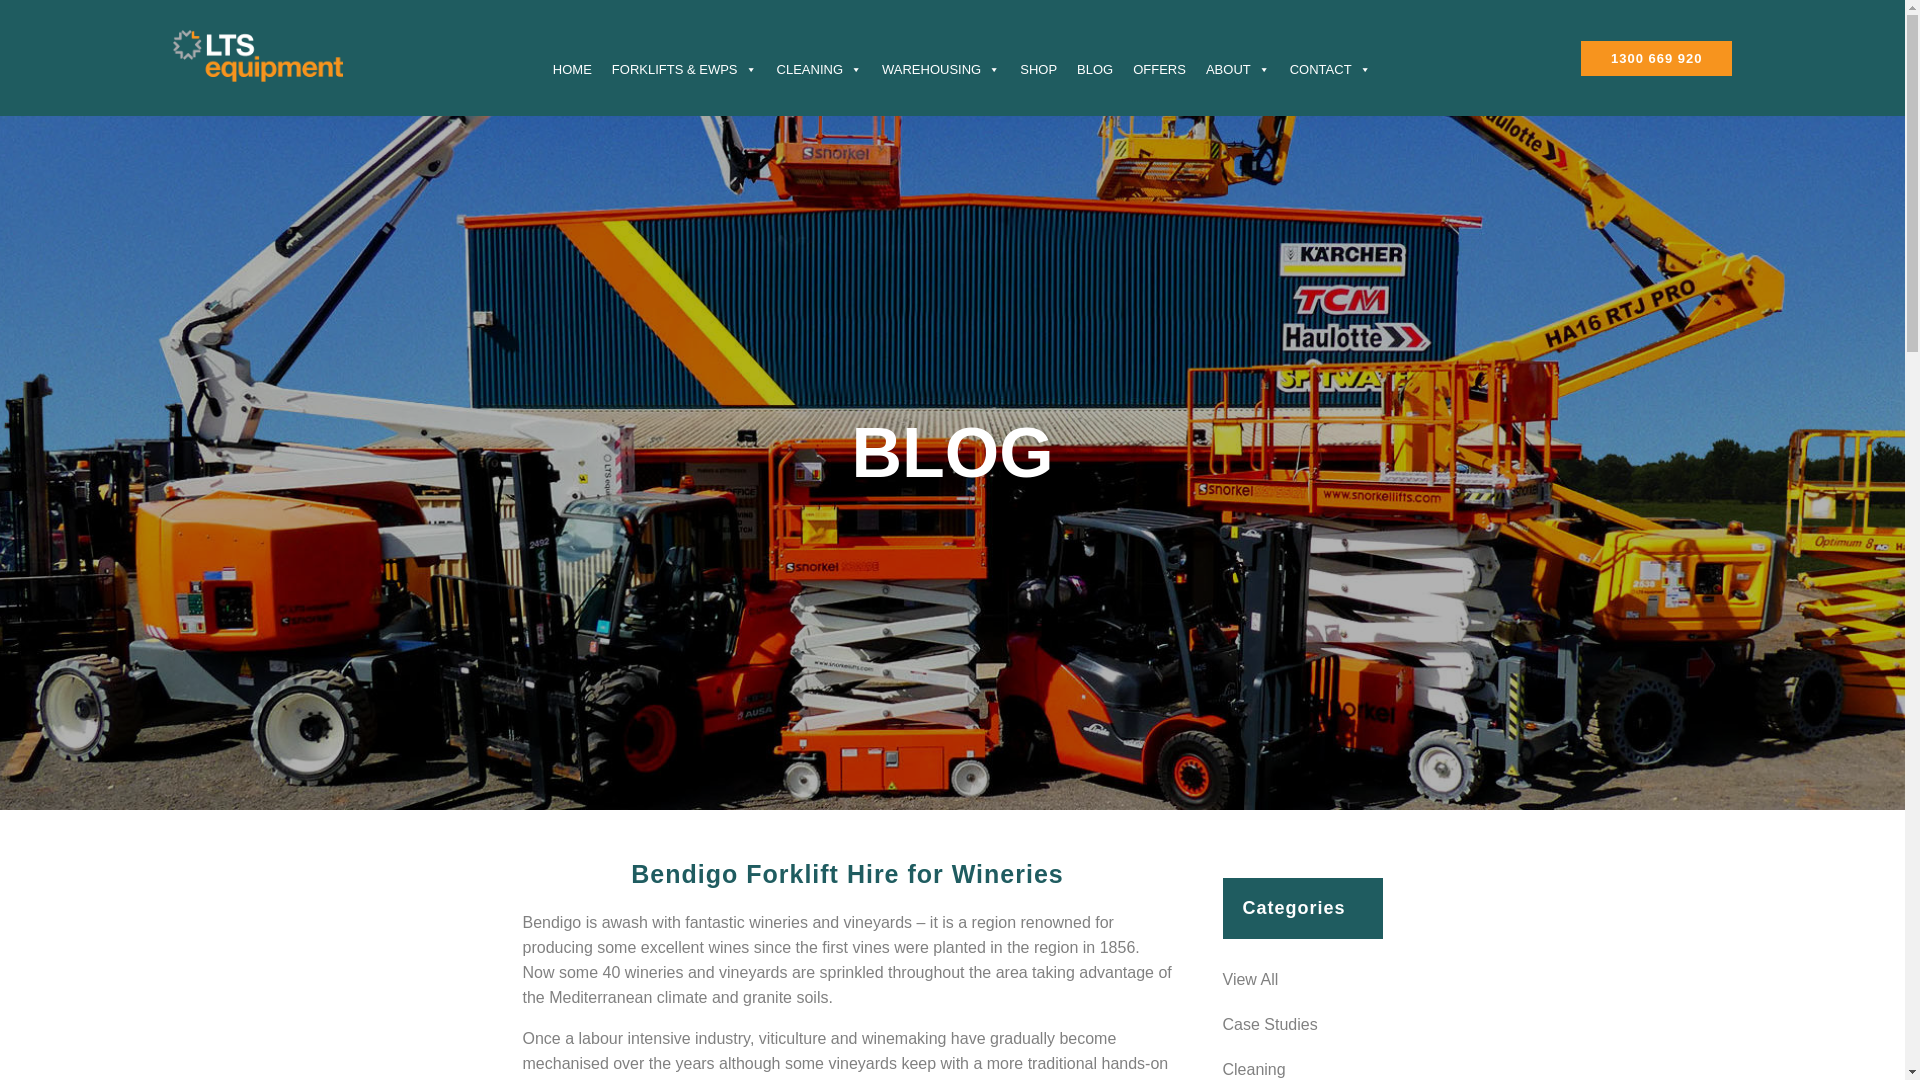  What do you see at coordinates (684, 68) in the screenshot?
I see `'FORKLIFTS & EWPS'` at bounding box center [684, 68].